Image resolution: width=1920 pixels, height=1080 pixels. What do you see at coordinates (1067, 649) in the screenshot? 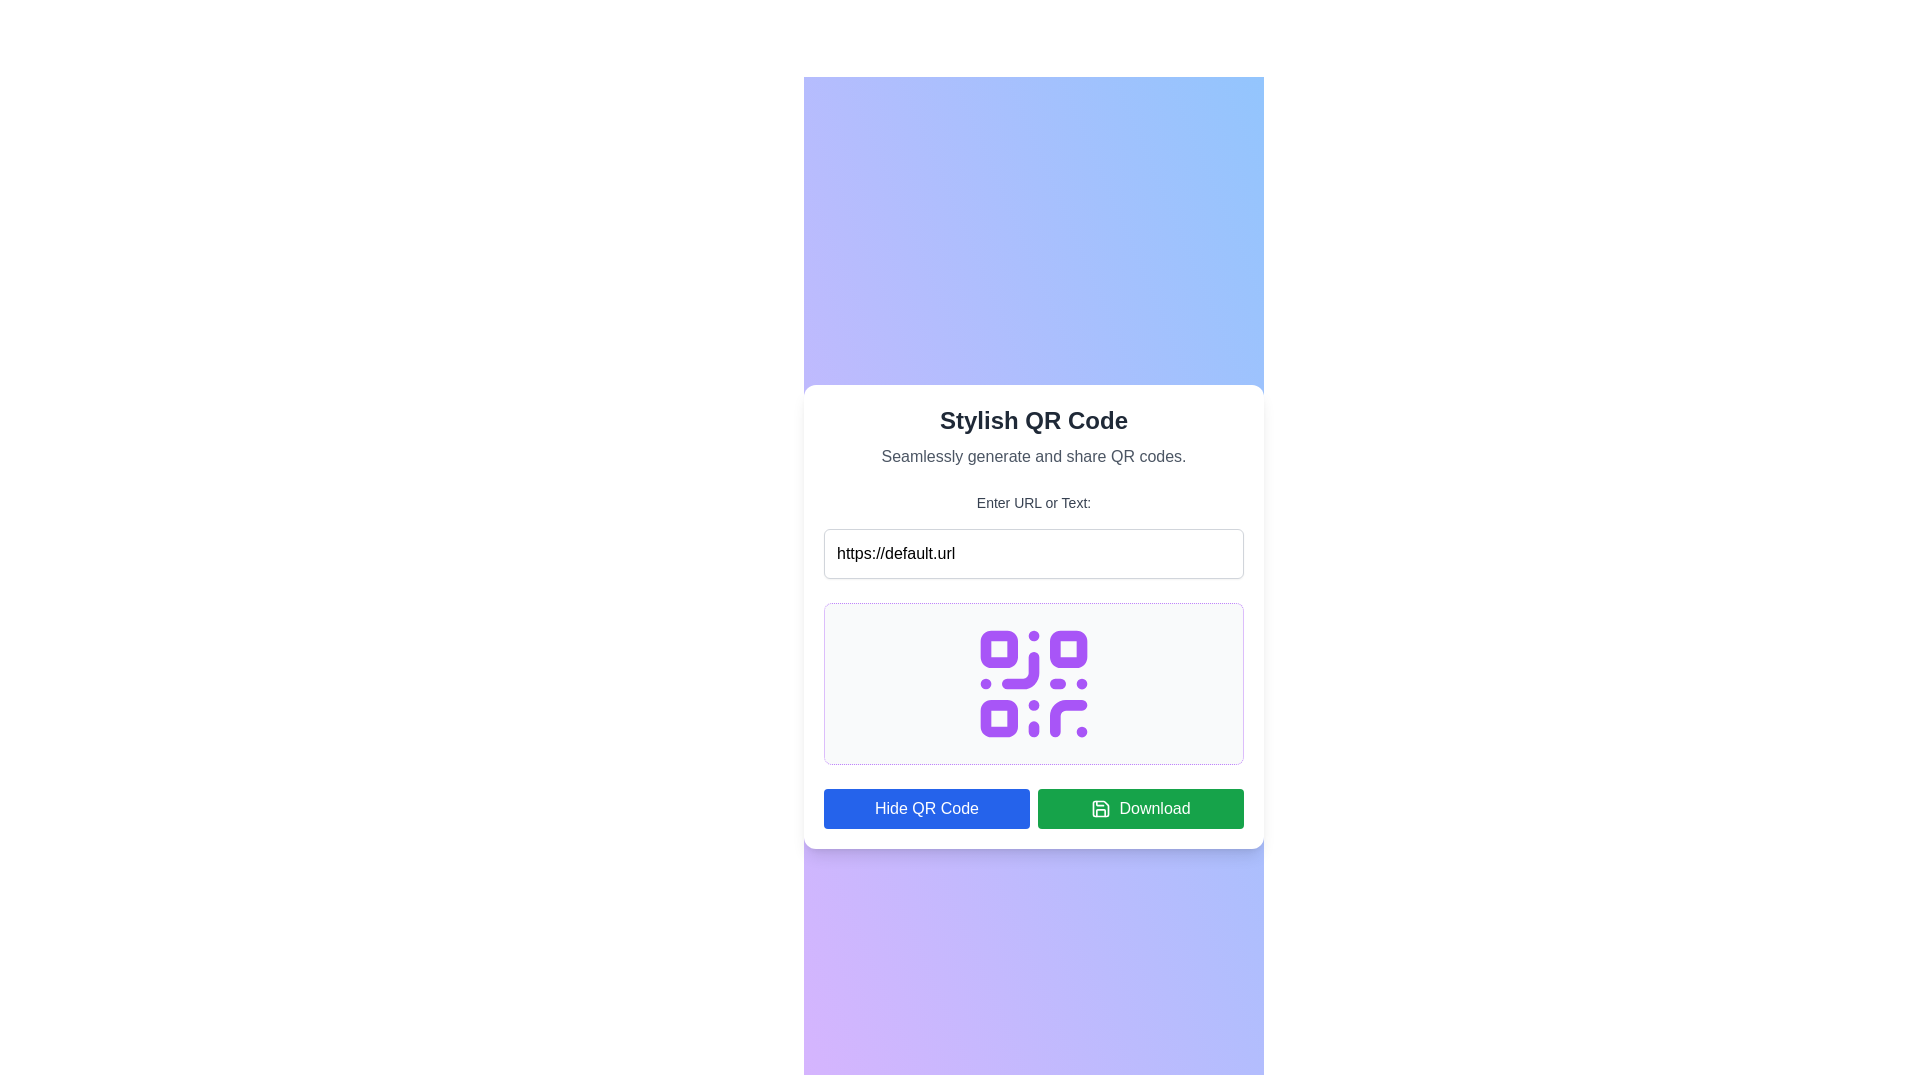
I see `the second small square in the top-right corner of the QR code representation, which is part of the decorative graphical component of the QR code` at bounding box center [1067, 649].